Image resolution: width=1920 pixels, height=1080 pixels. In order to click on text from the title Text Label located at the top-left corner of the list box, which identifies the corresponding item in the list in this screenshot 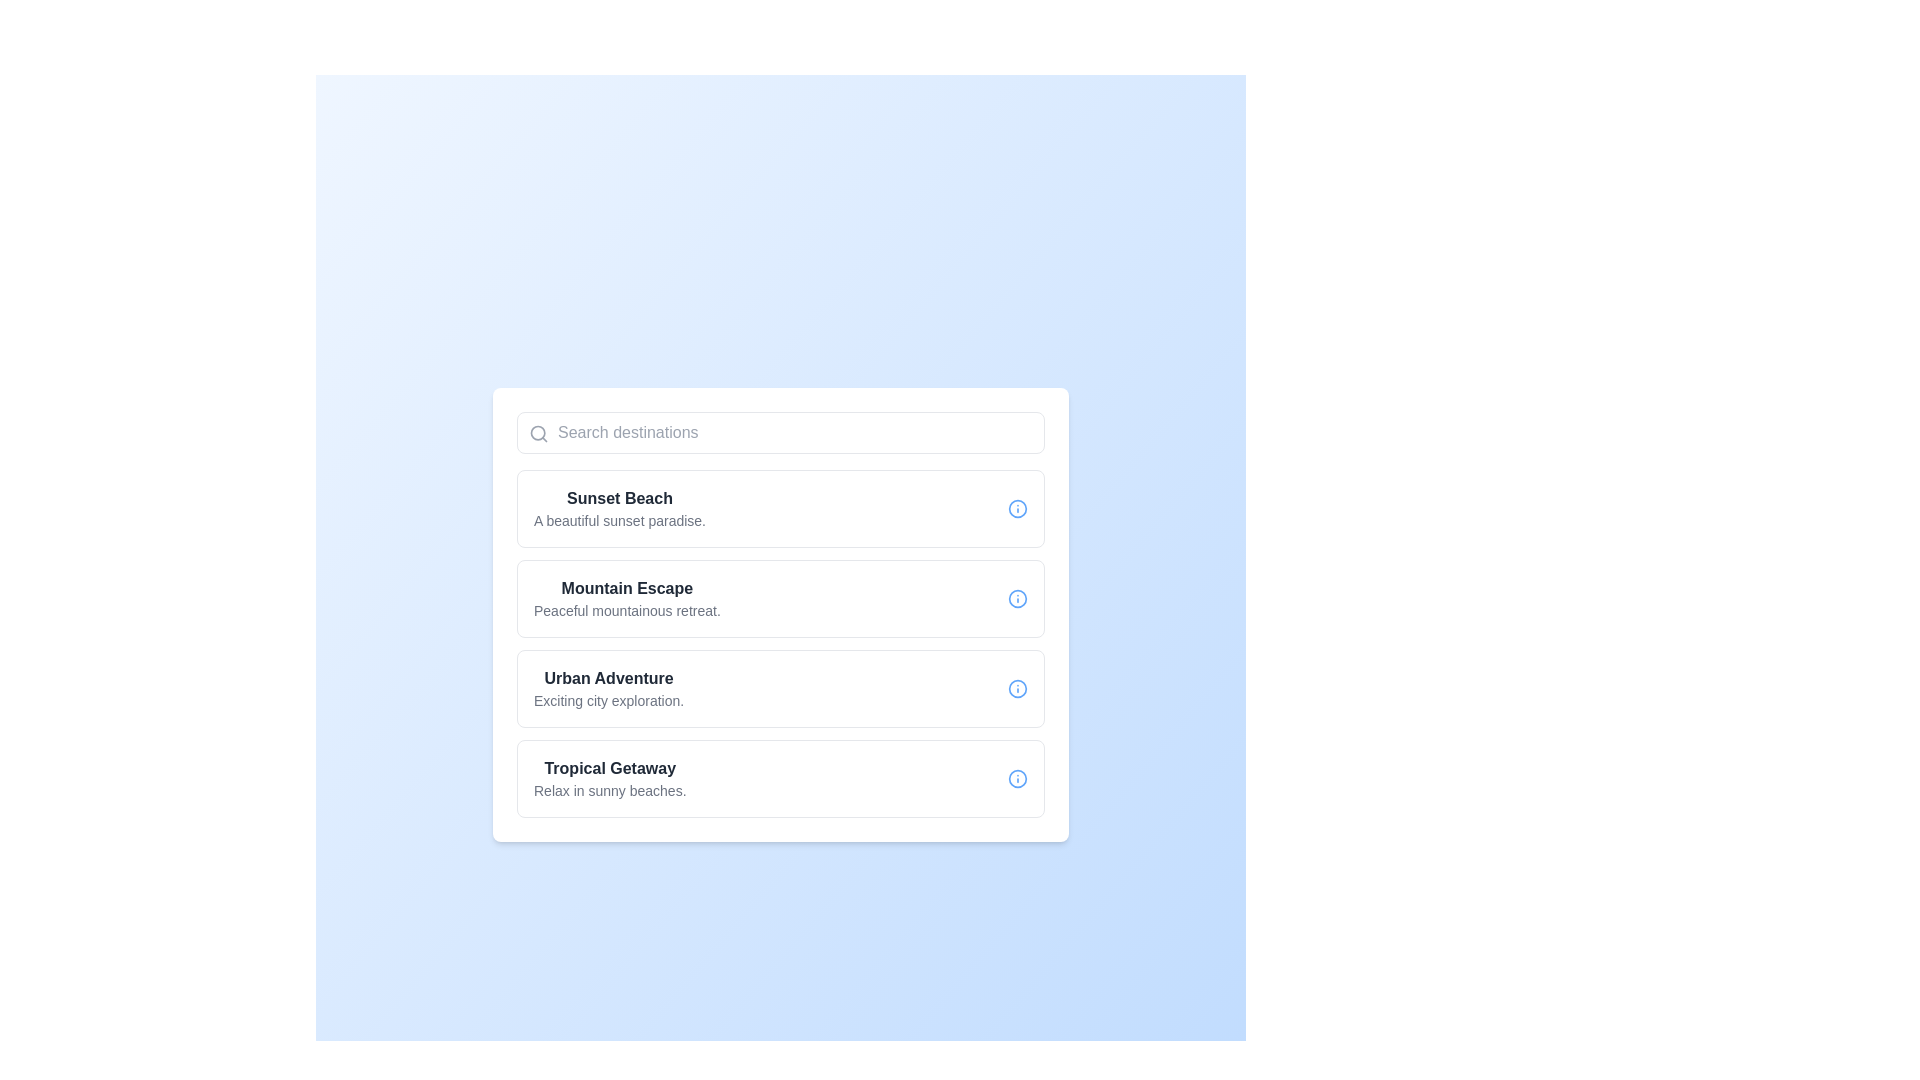, I will do `click(618, 497)`.